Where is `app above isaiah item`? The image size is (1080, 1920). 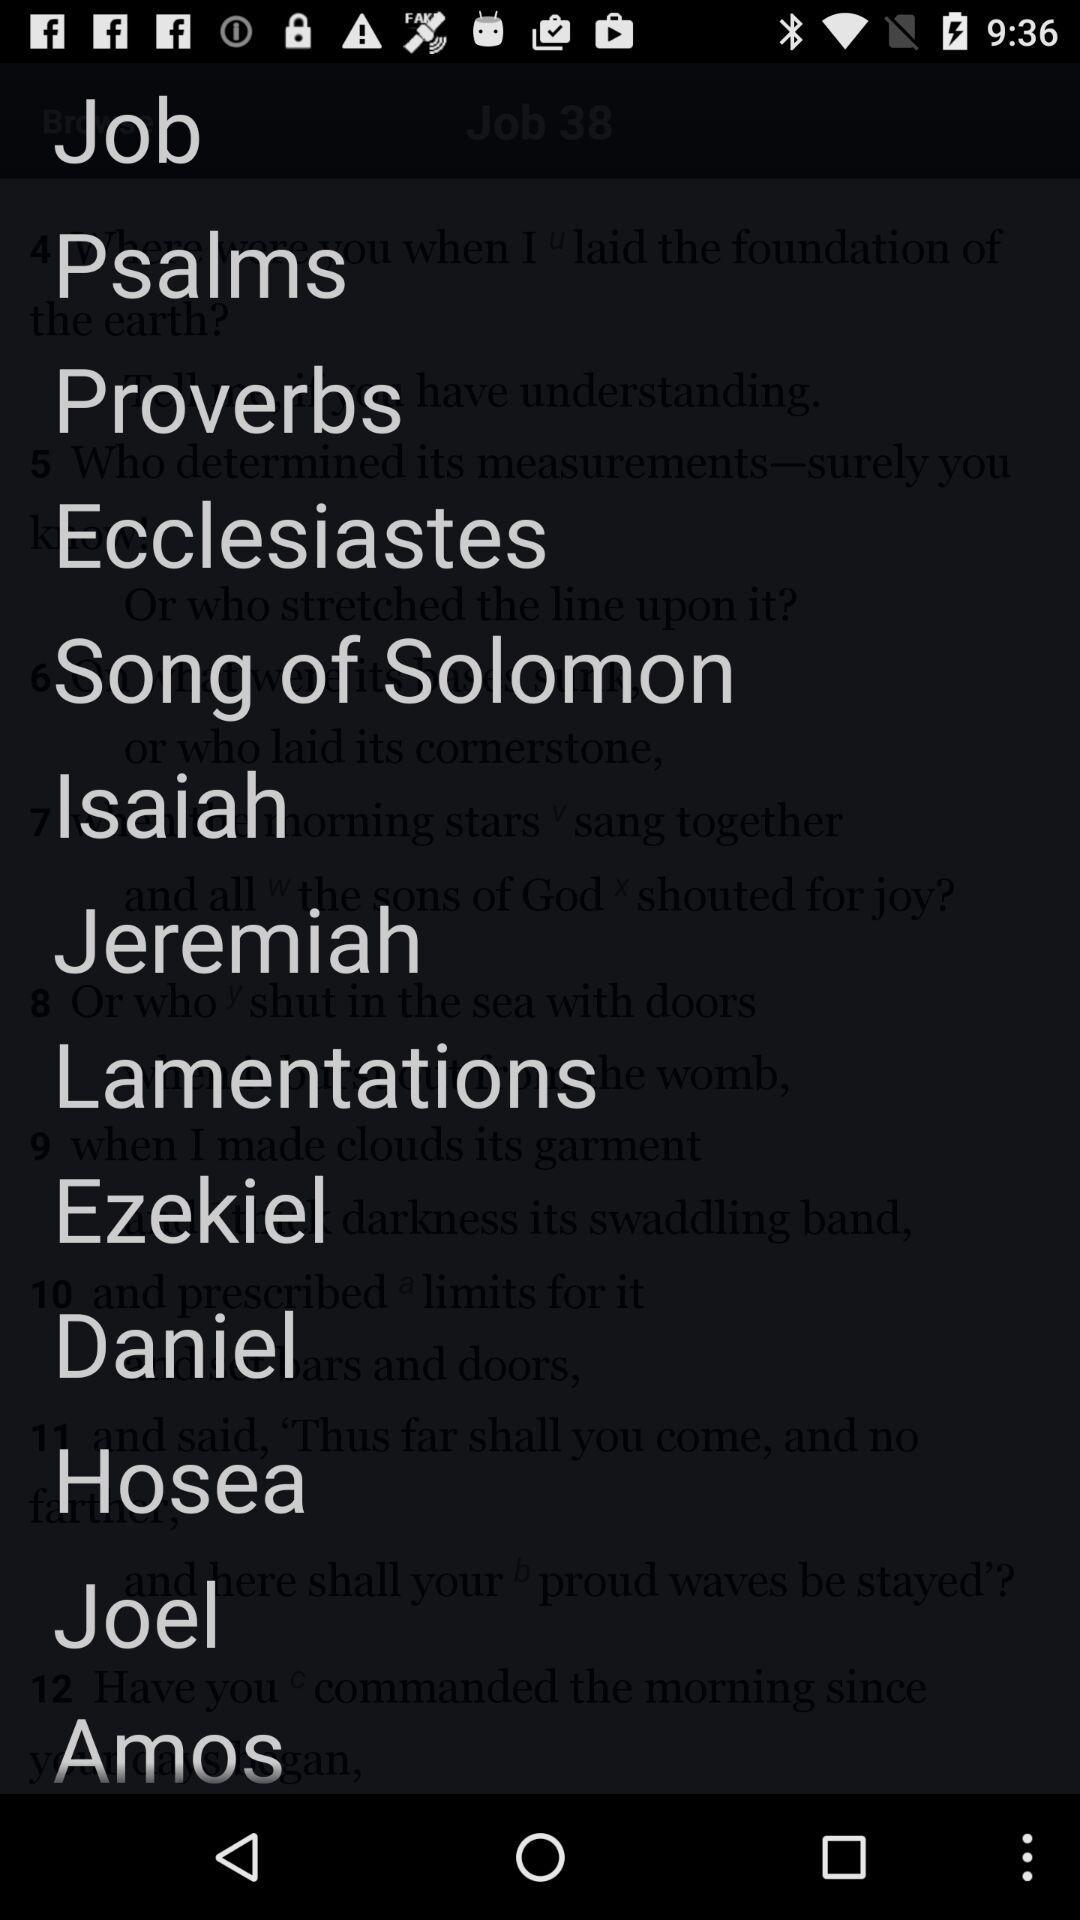
app above isaiah item is located at coordinates (368, 667).